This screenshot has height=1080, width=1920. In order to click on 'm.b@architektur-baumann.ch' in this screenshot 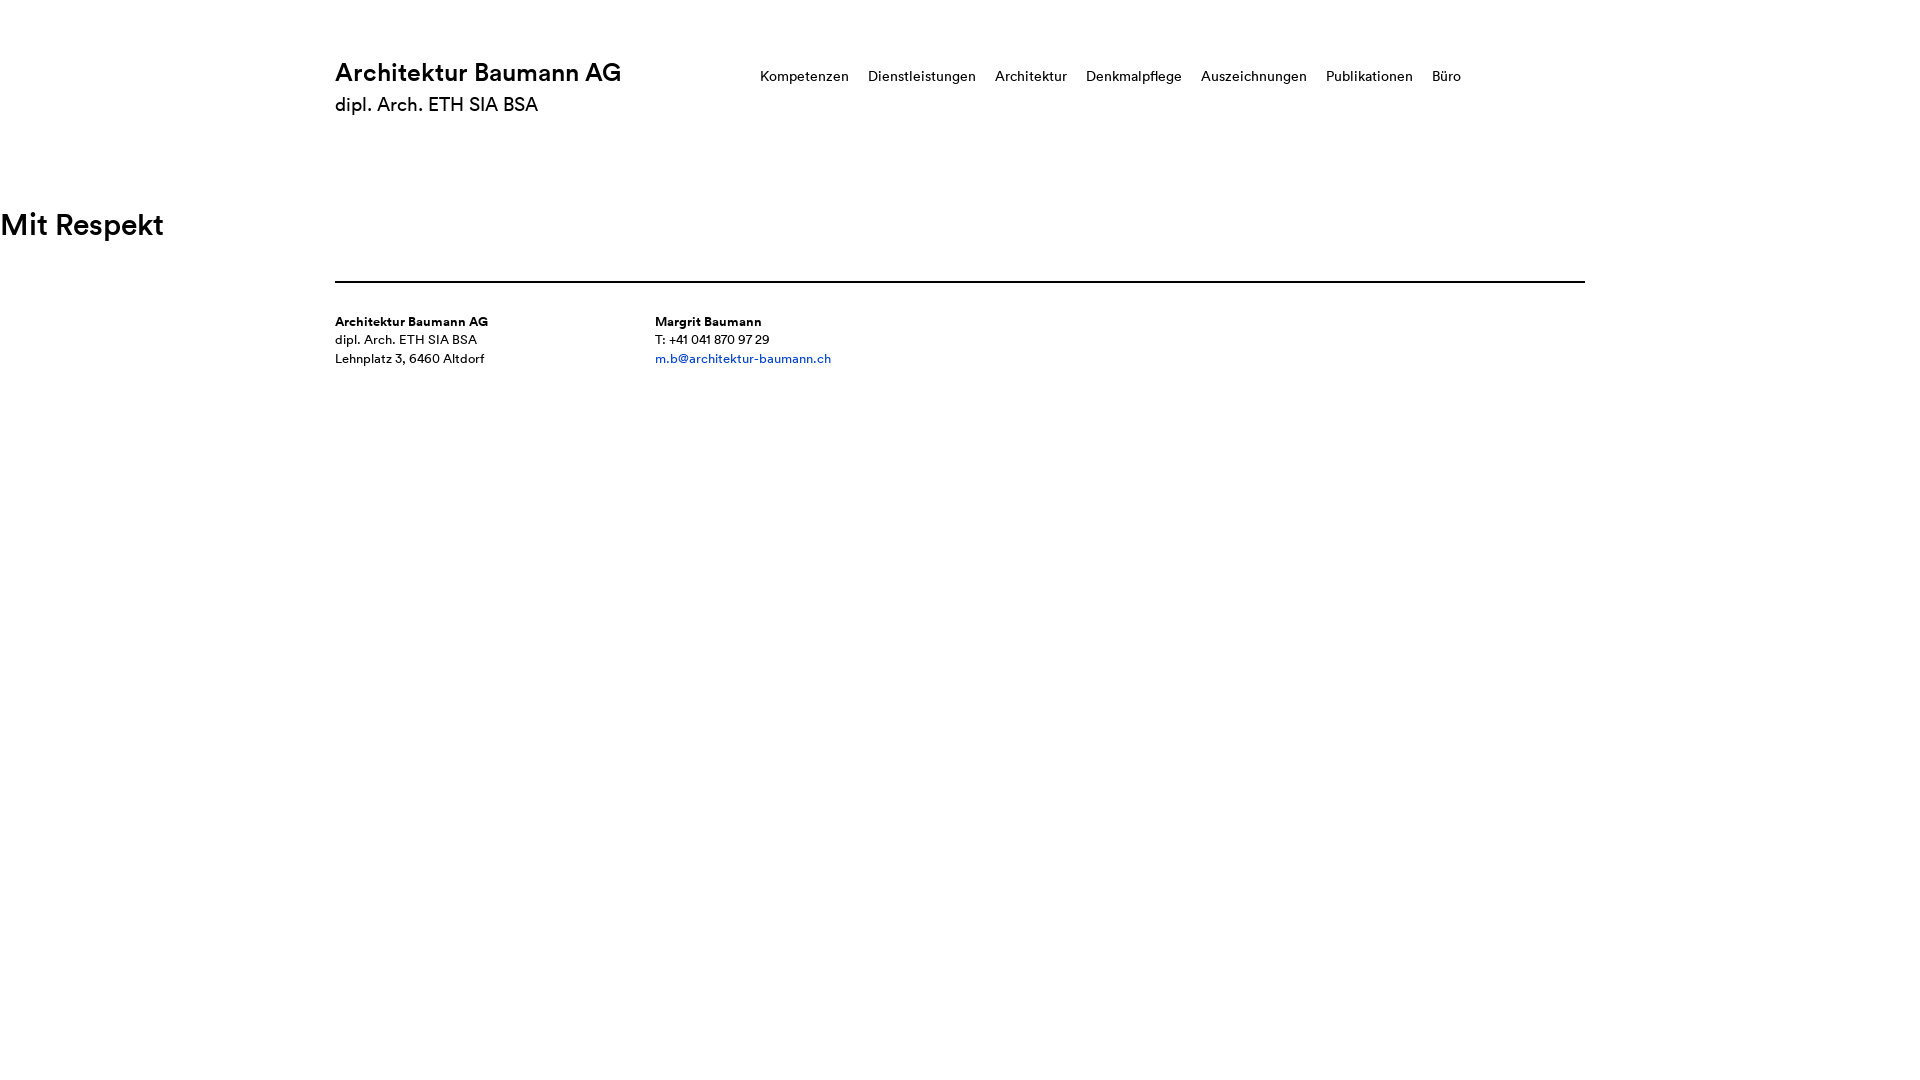, I will do `click(742, 357)`.